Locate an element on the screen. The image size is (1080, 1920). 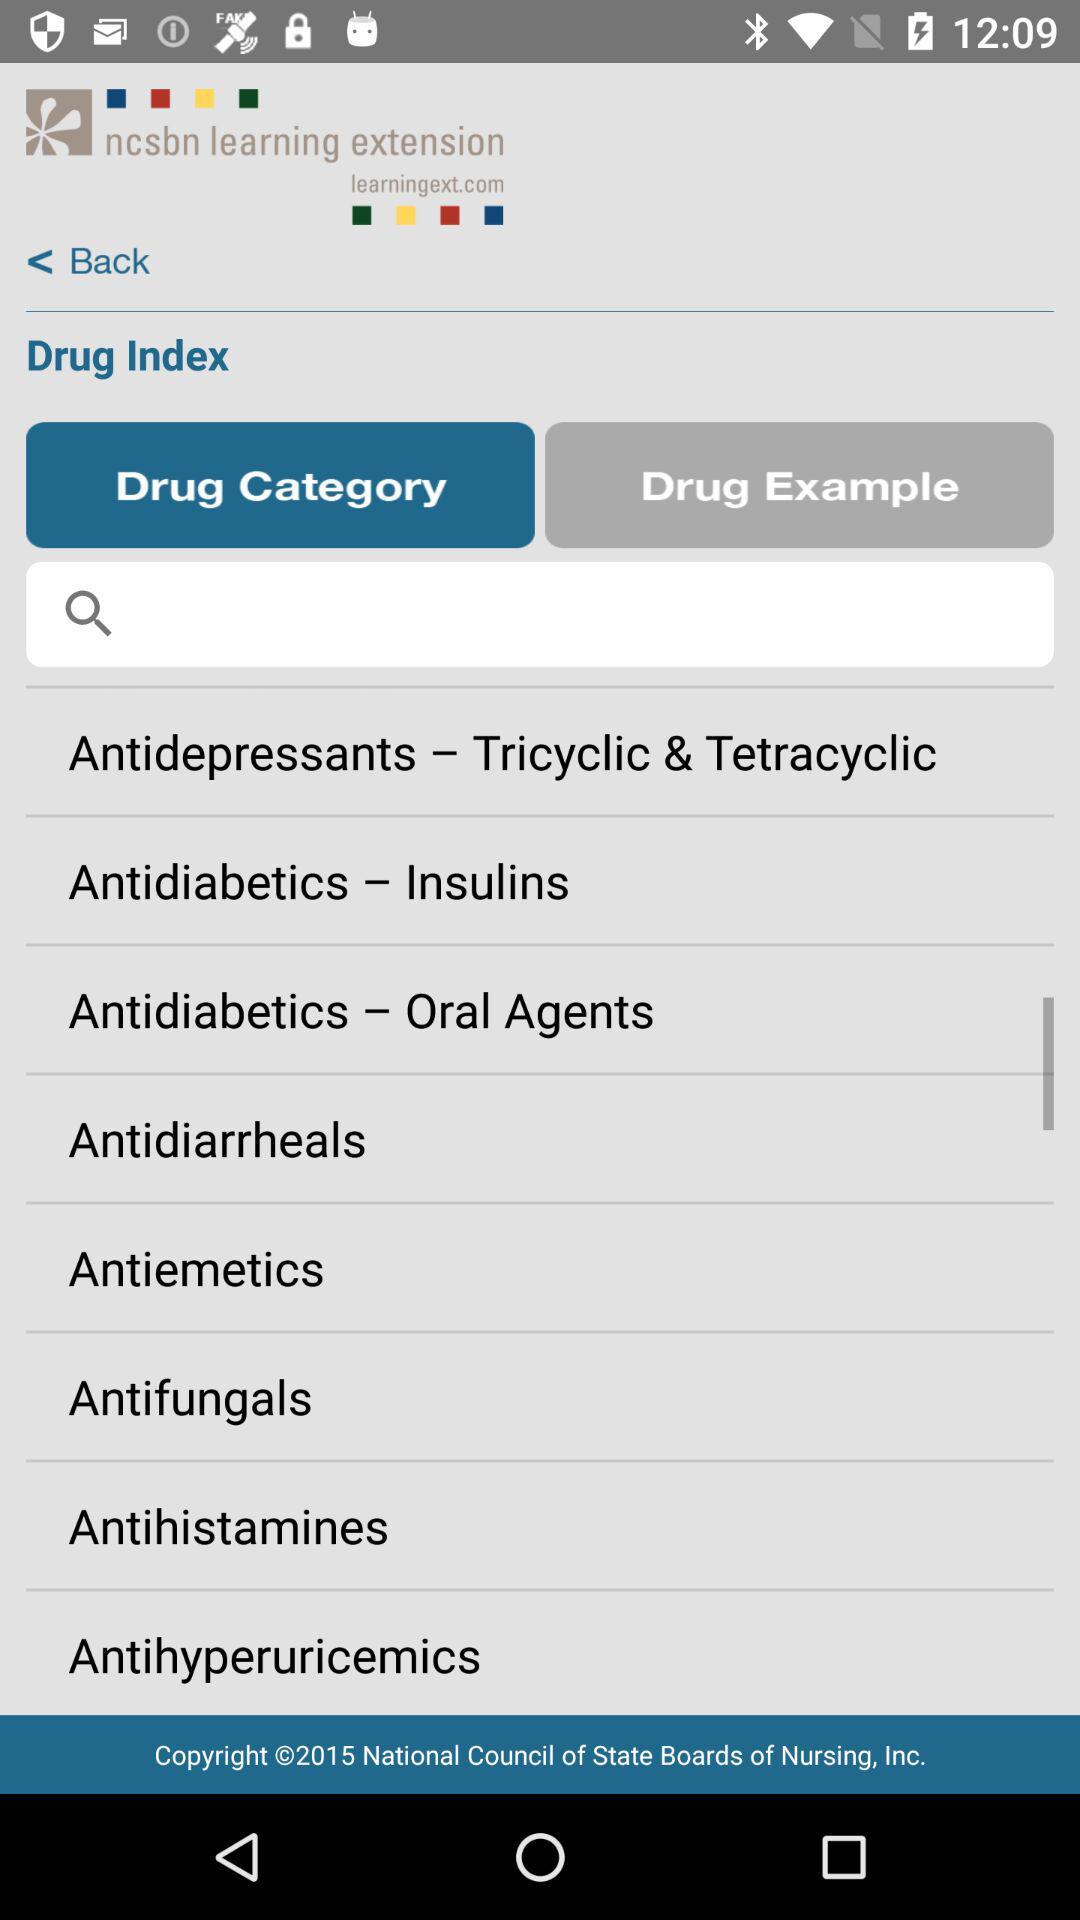
the icon above the antihistamines item is located at coordinates (540, 1395).